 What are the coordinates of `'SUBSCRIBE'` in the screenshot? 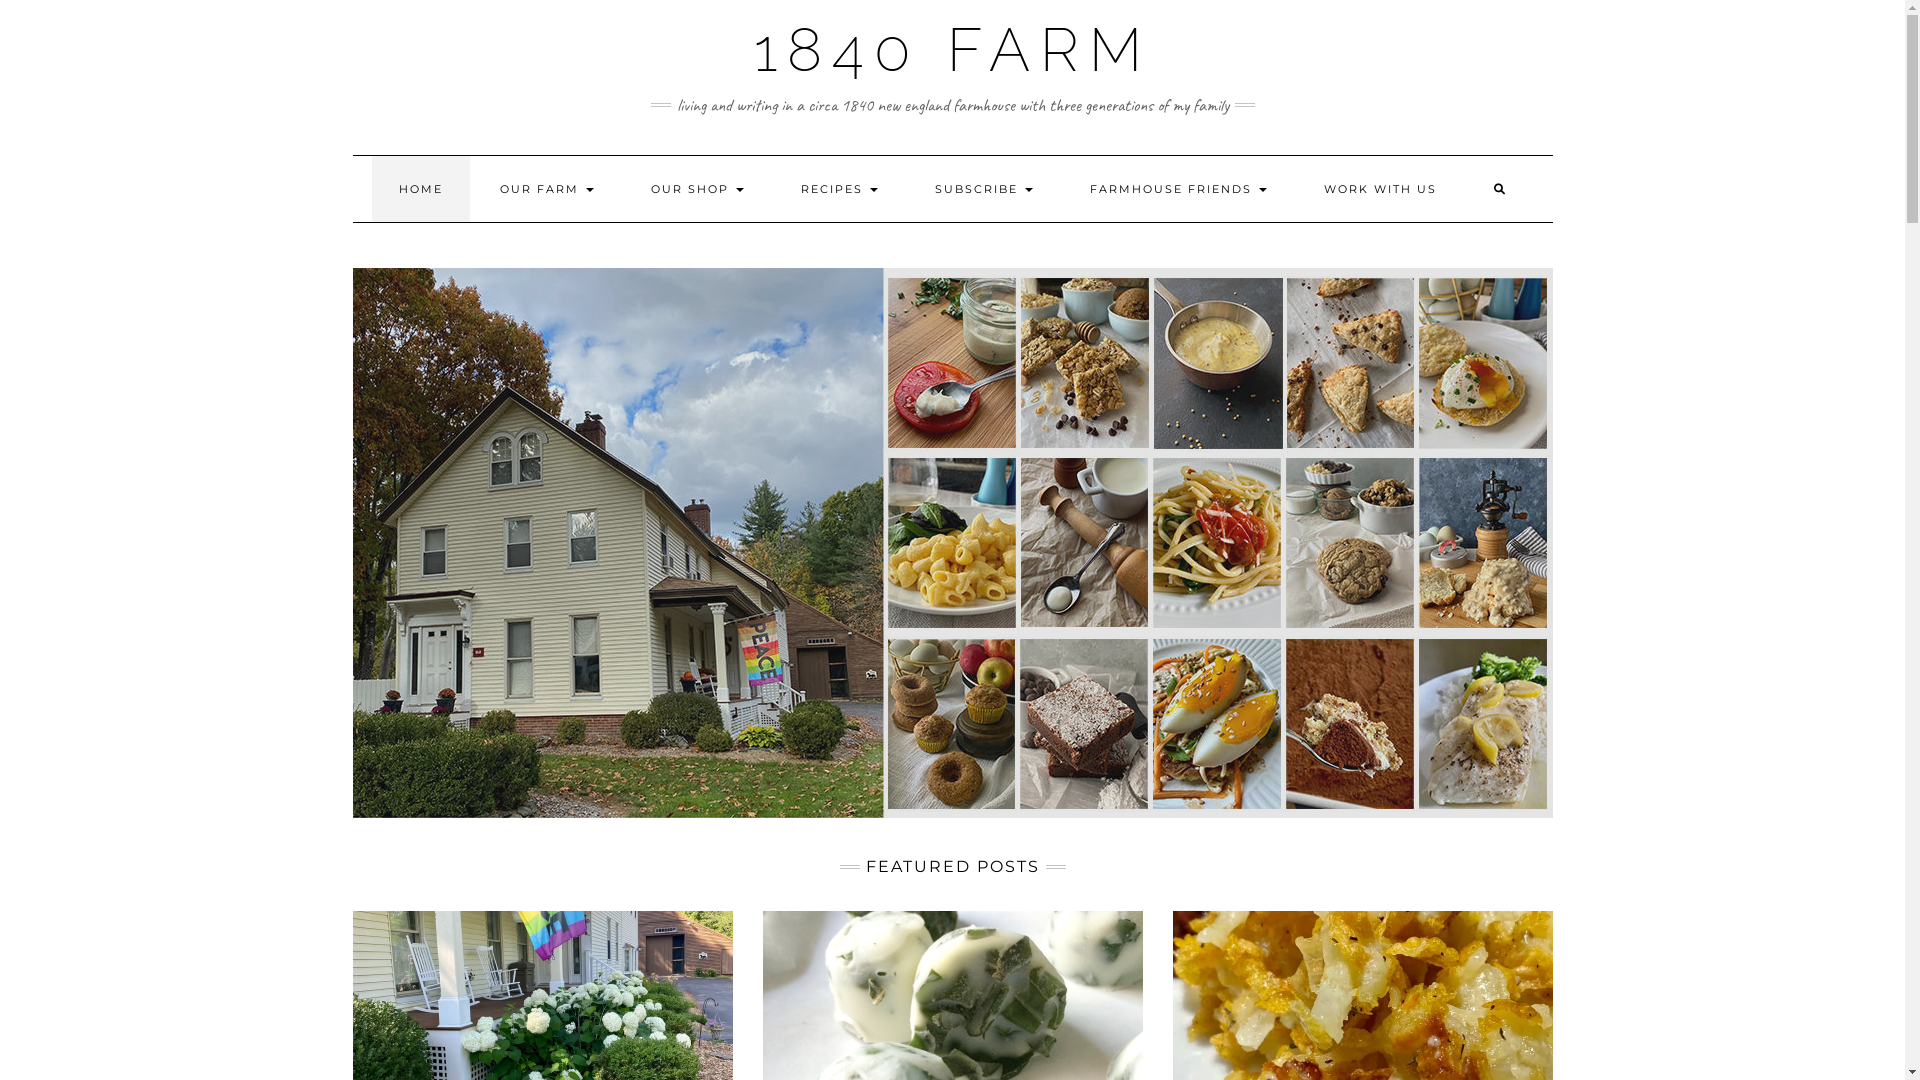 It's located at (983, 189).